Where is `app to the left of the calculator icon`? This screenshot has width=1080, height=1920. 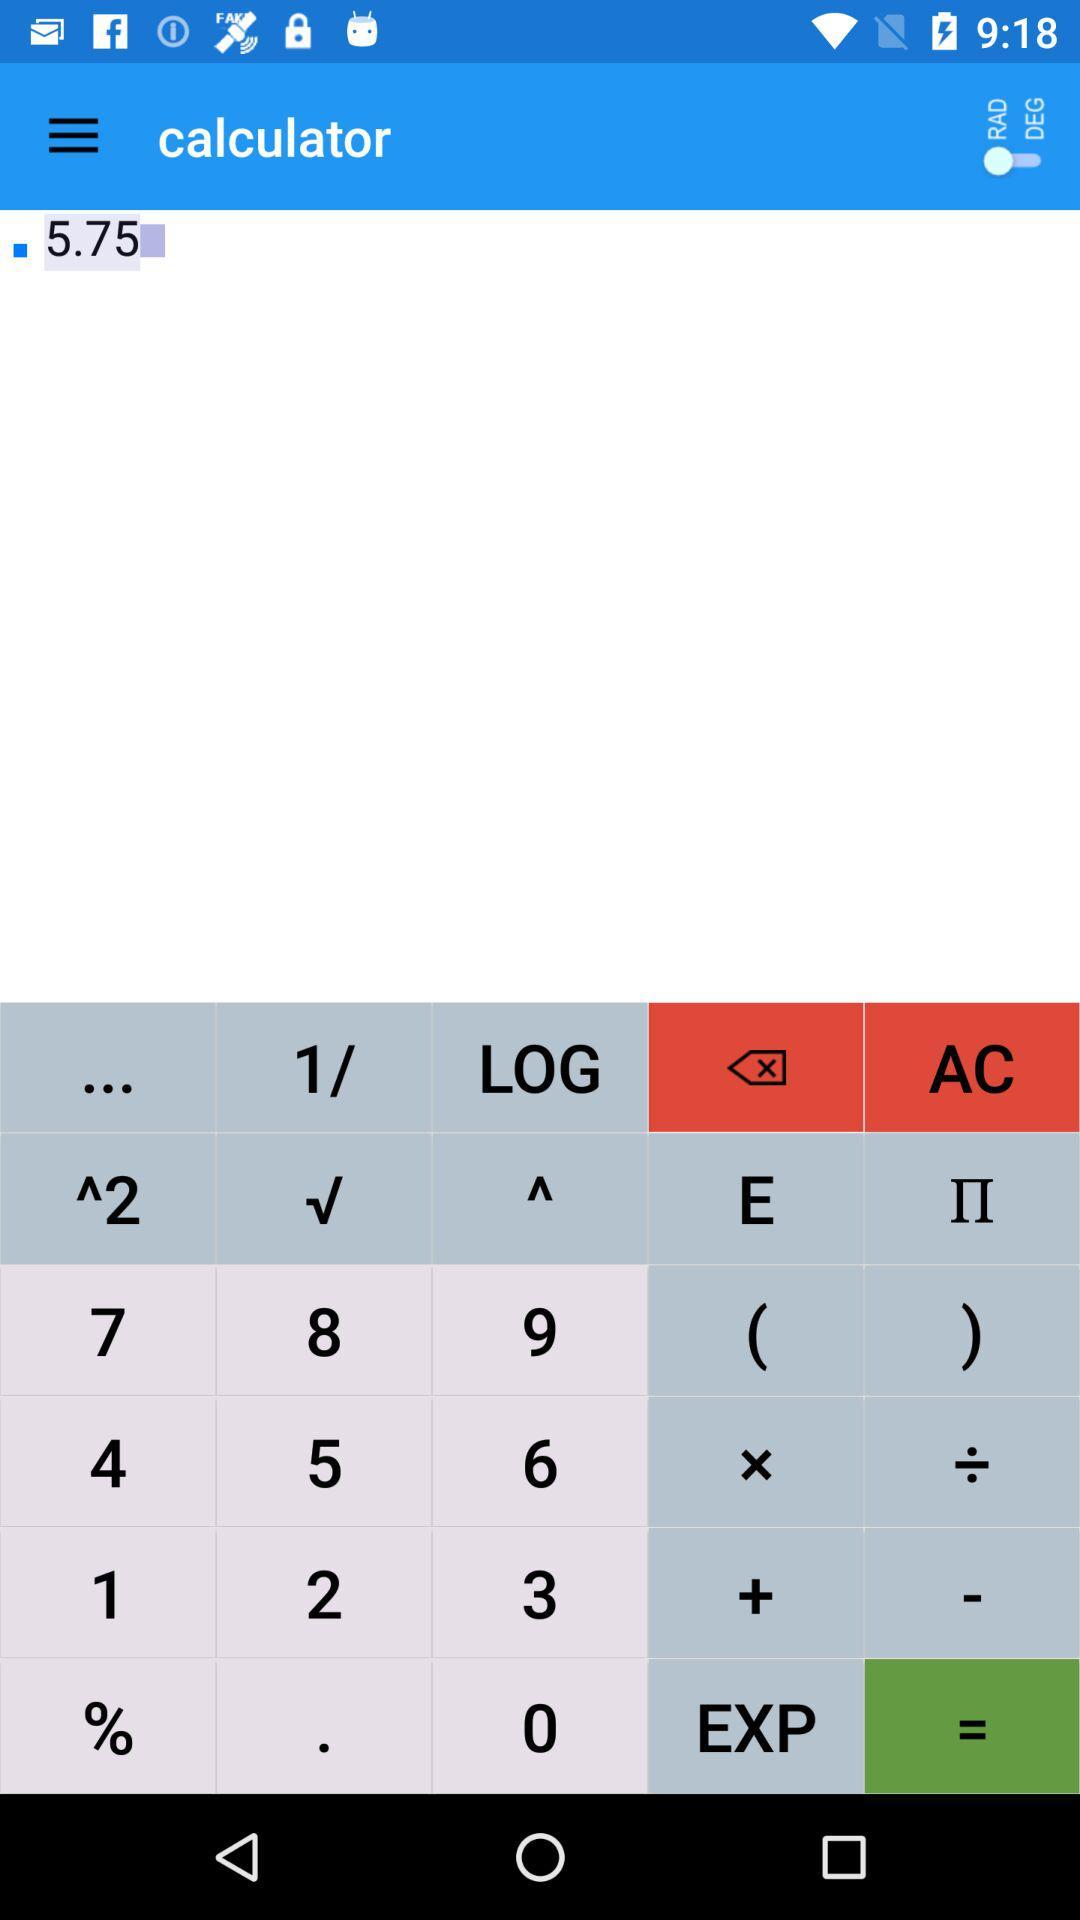
app to the left of the calculator icon is located at coordinates (72, 135).